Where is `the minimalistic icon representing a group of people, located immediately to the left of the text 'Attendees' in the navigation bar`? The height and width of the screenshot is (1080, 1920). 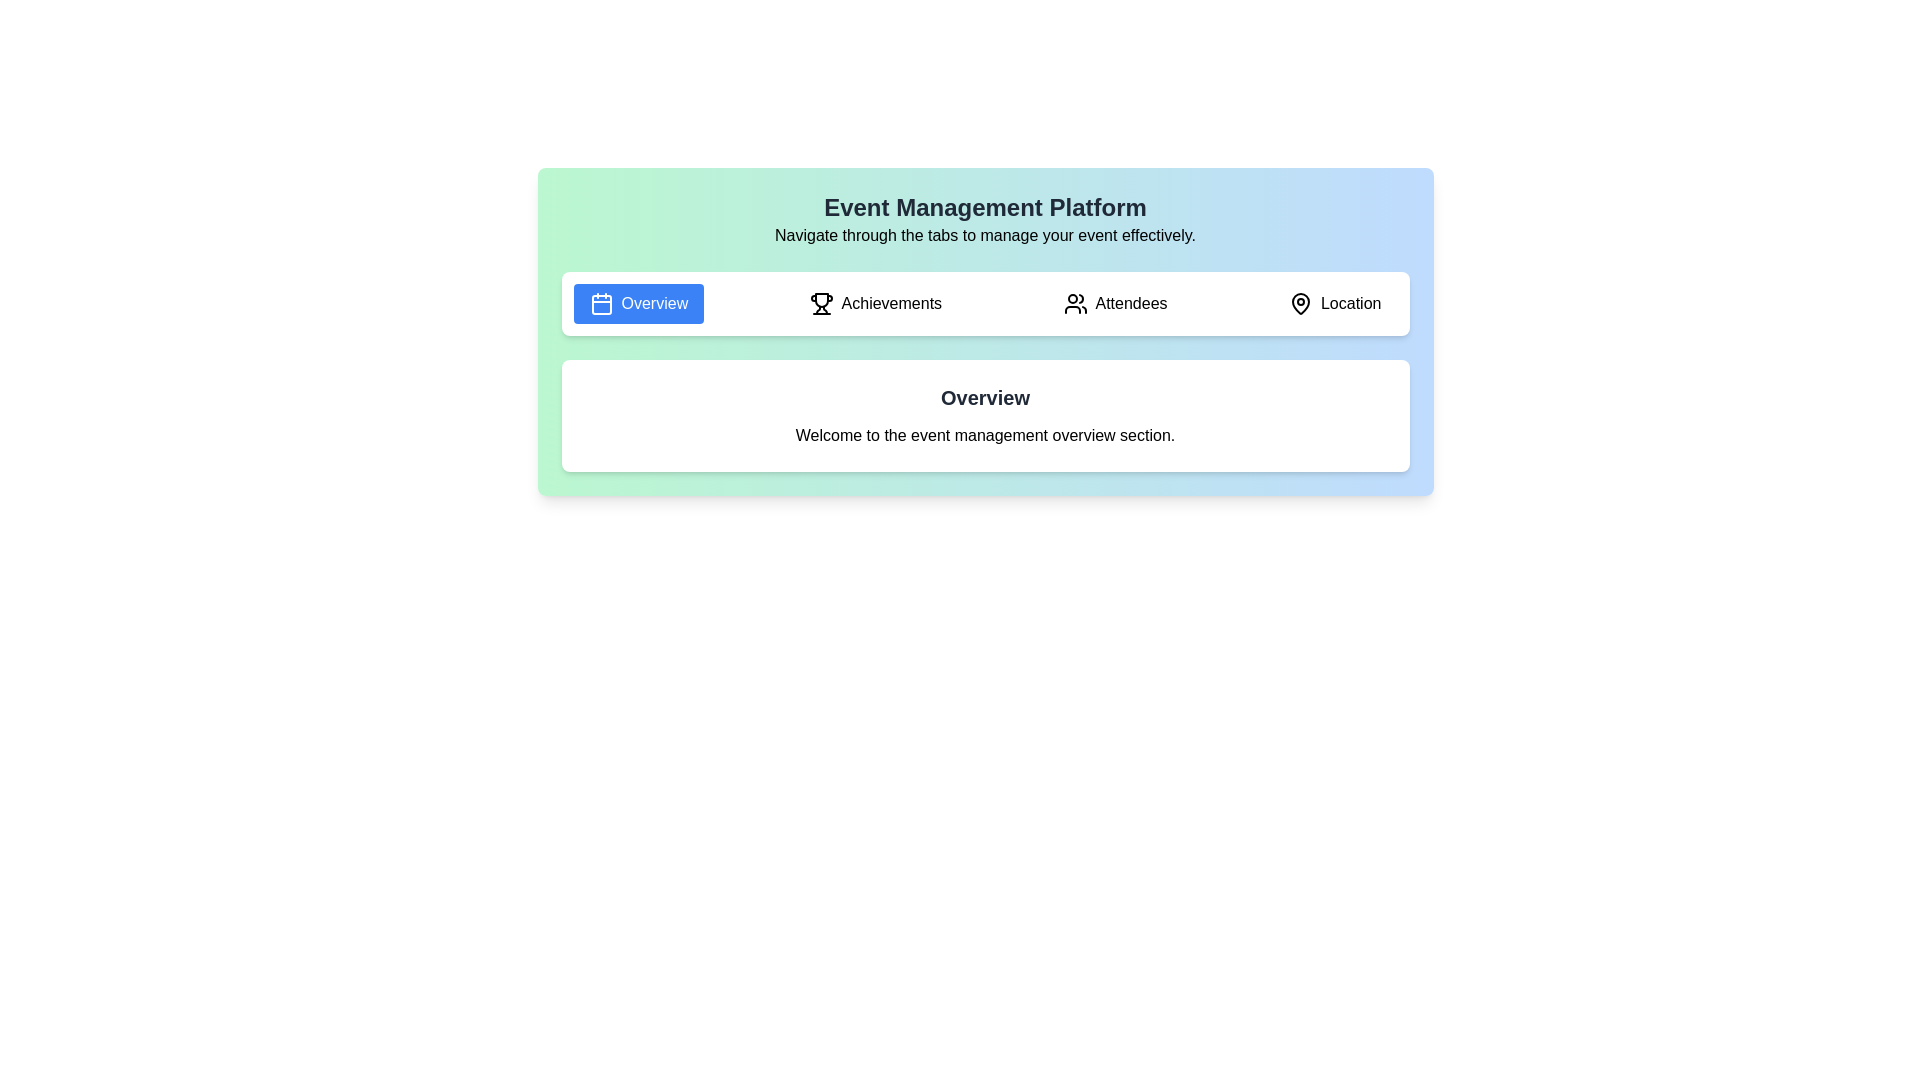 the minimalistic icon representing a group of people, located immediately to the left of the text 'Attendees' in the navigation bar is located at coordinates (1074, 304).